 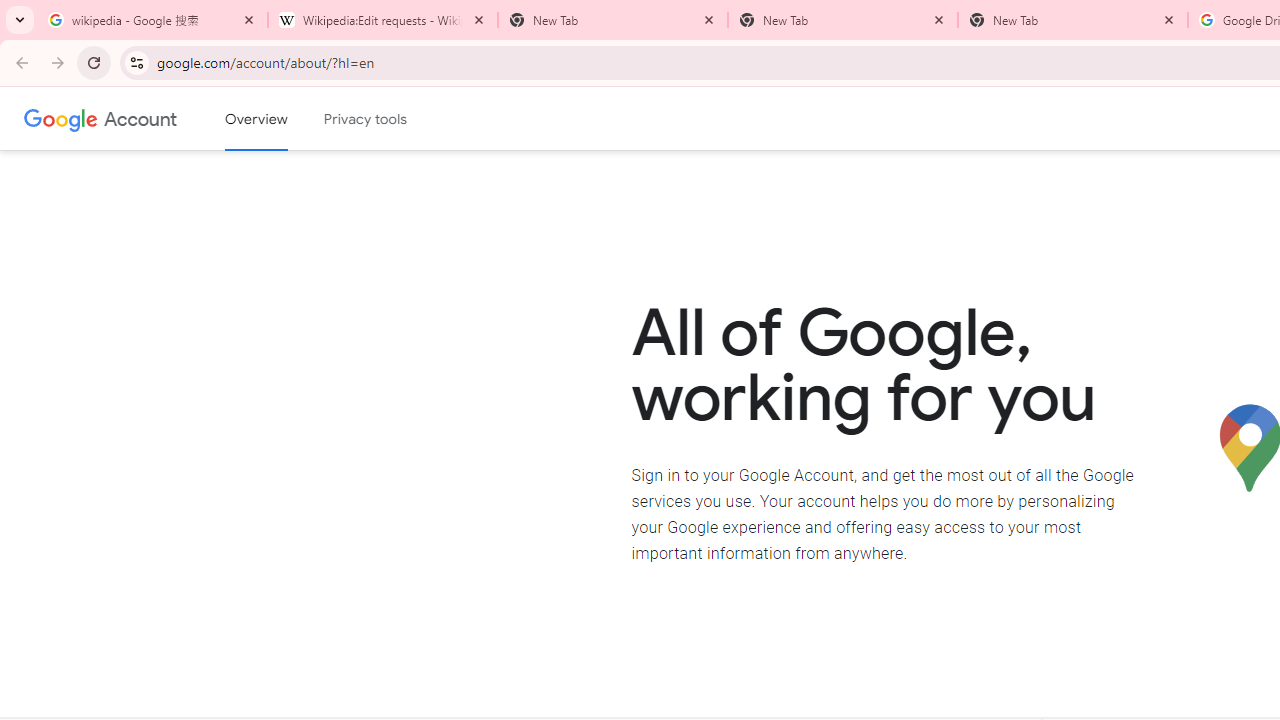 I want to click on 'Privacy tools', so click(x=366, y=119).